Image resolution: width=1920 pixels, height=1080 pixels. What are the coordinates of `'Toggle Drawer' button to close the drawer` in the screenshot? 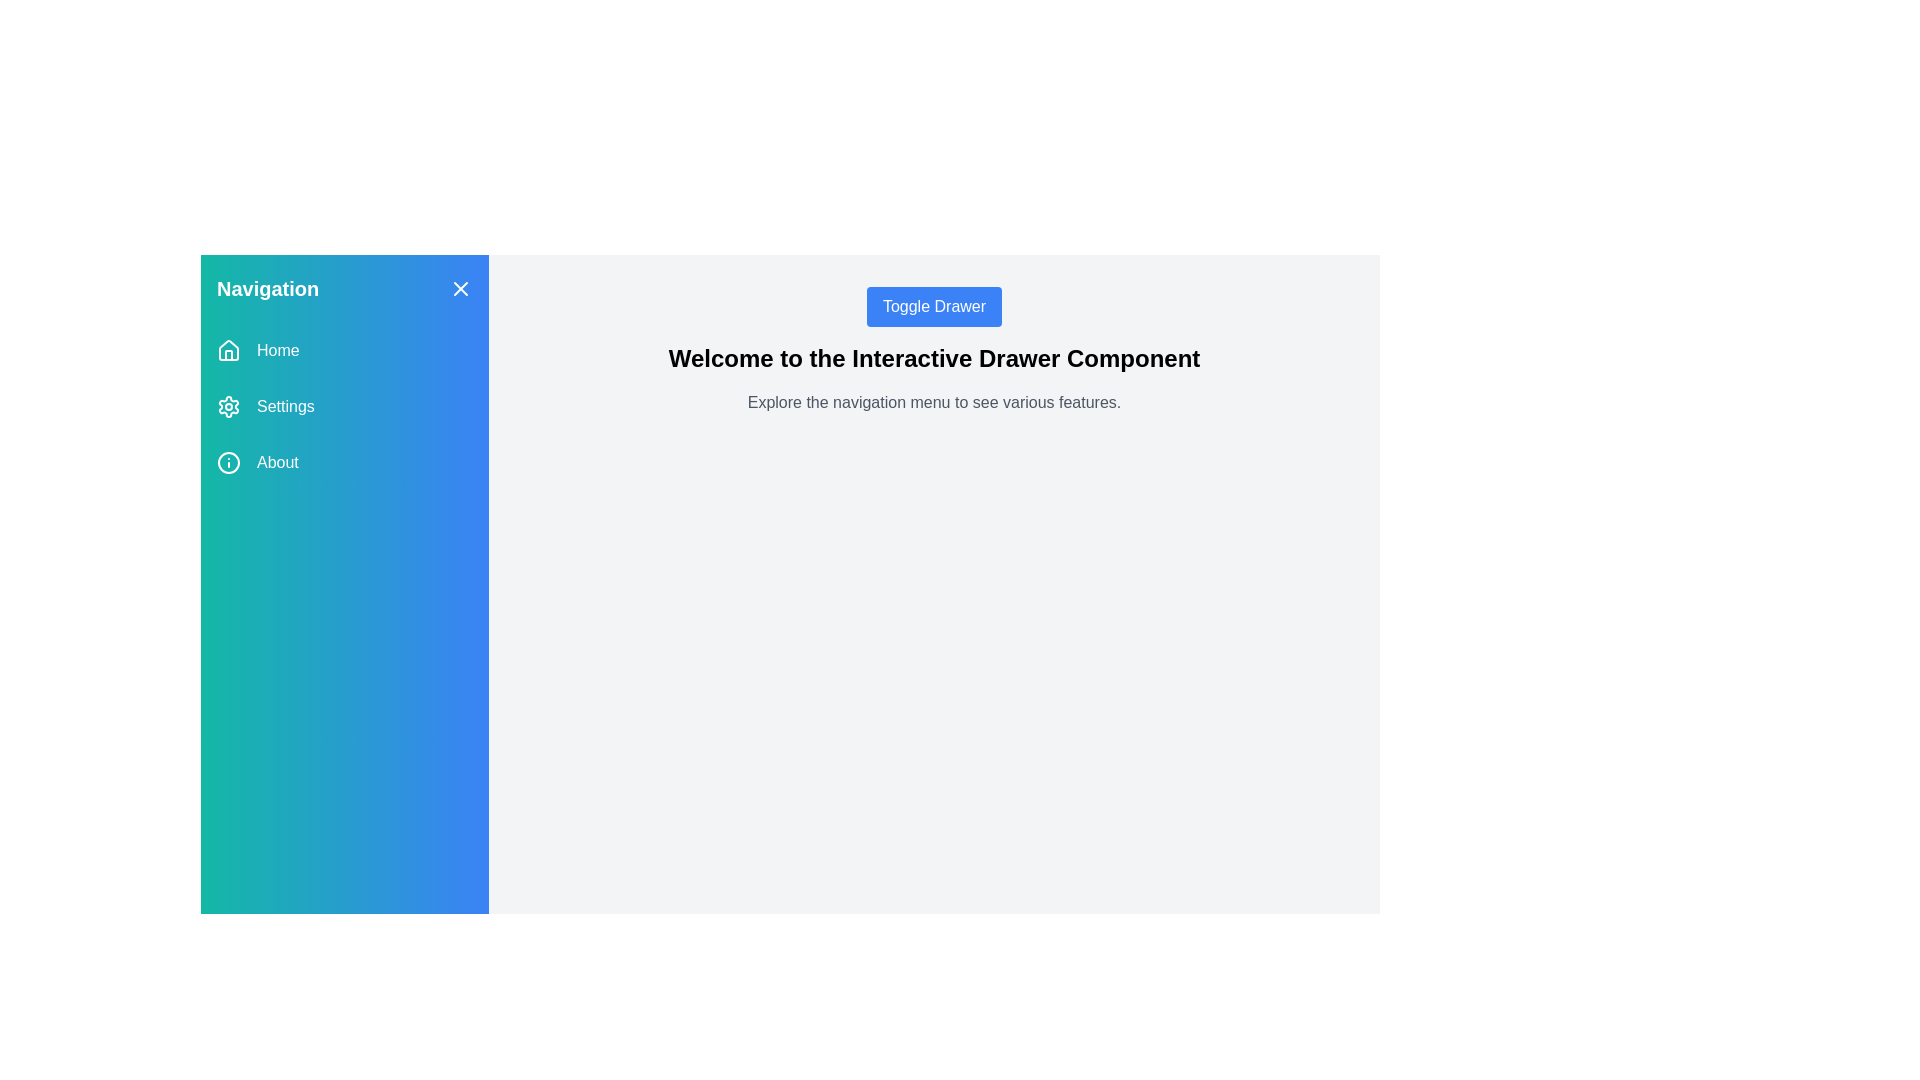 It's located at (933, 307).